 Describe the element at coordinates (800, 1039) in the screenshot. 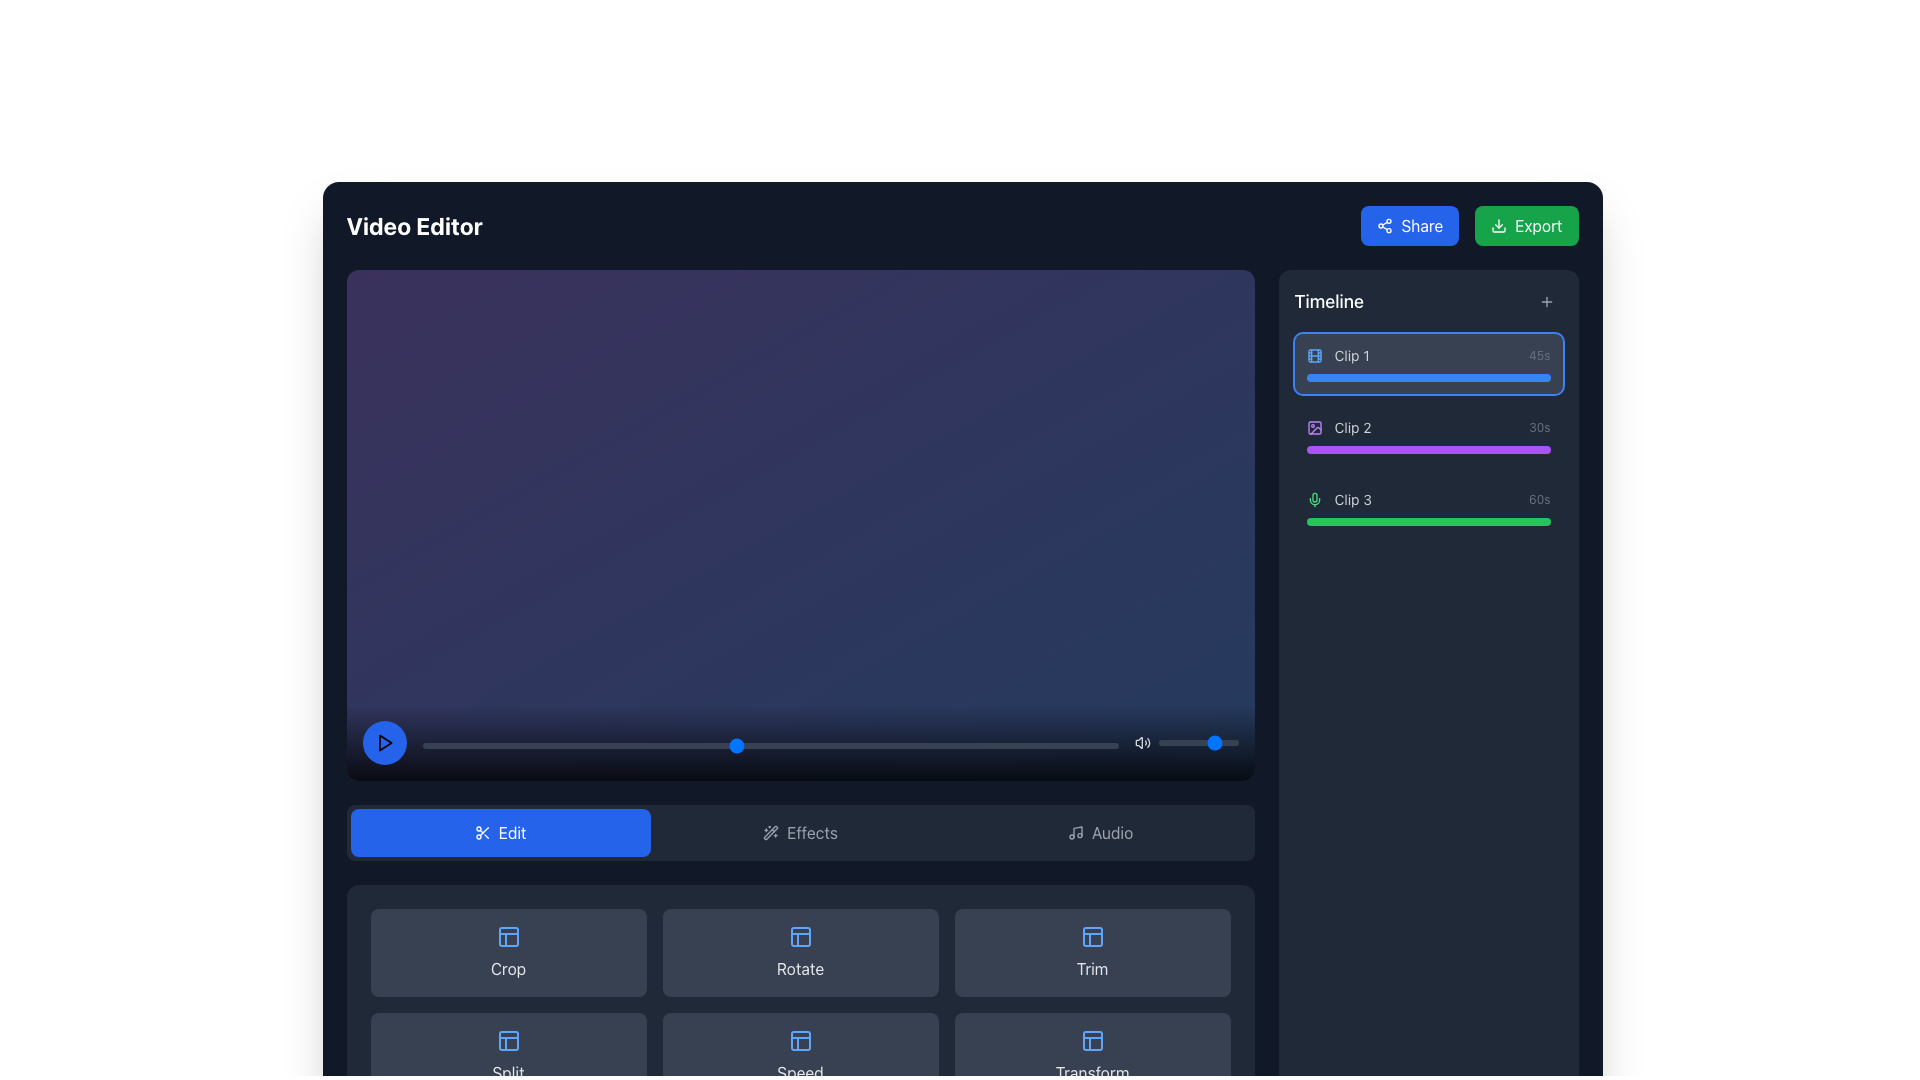

I see `the Icon element located above the 'Speed' text` at that location.